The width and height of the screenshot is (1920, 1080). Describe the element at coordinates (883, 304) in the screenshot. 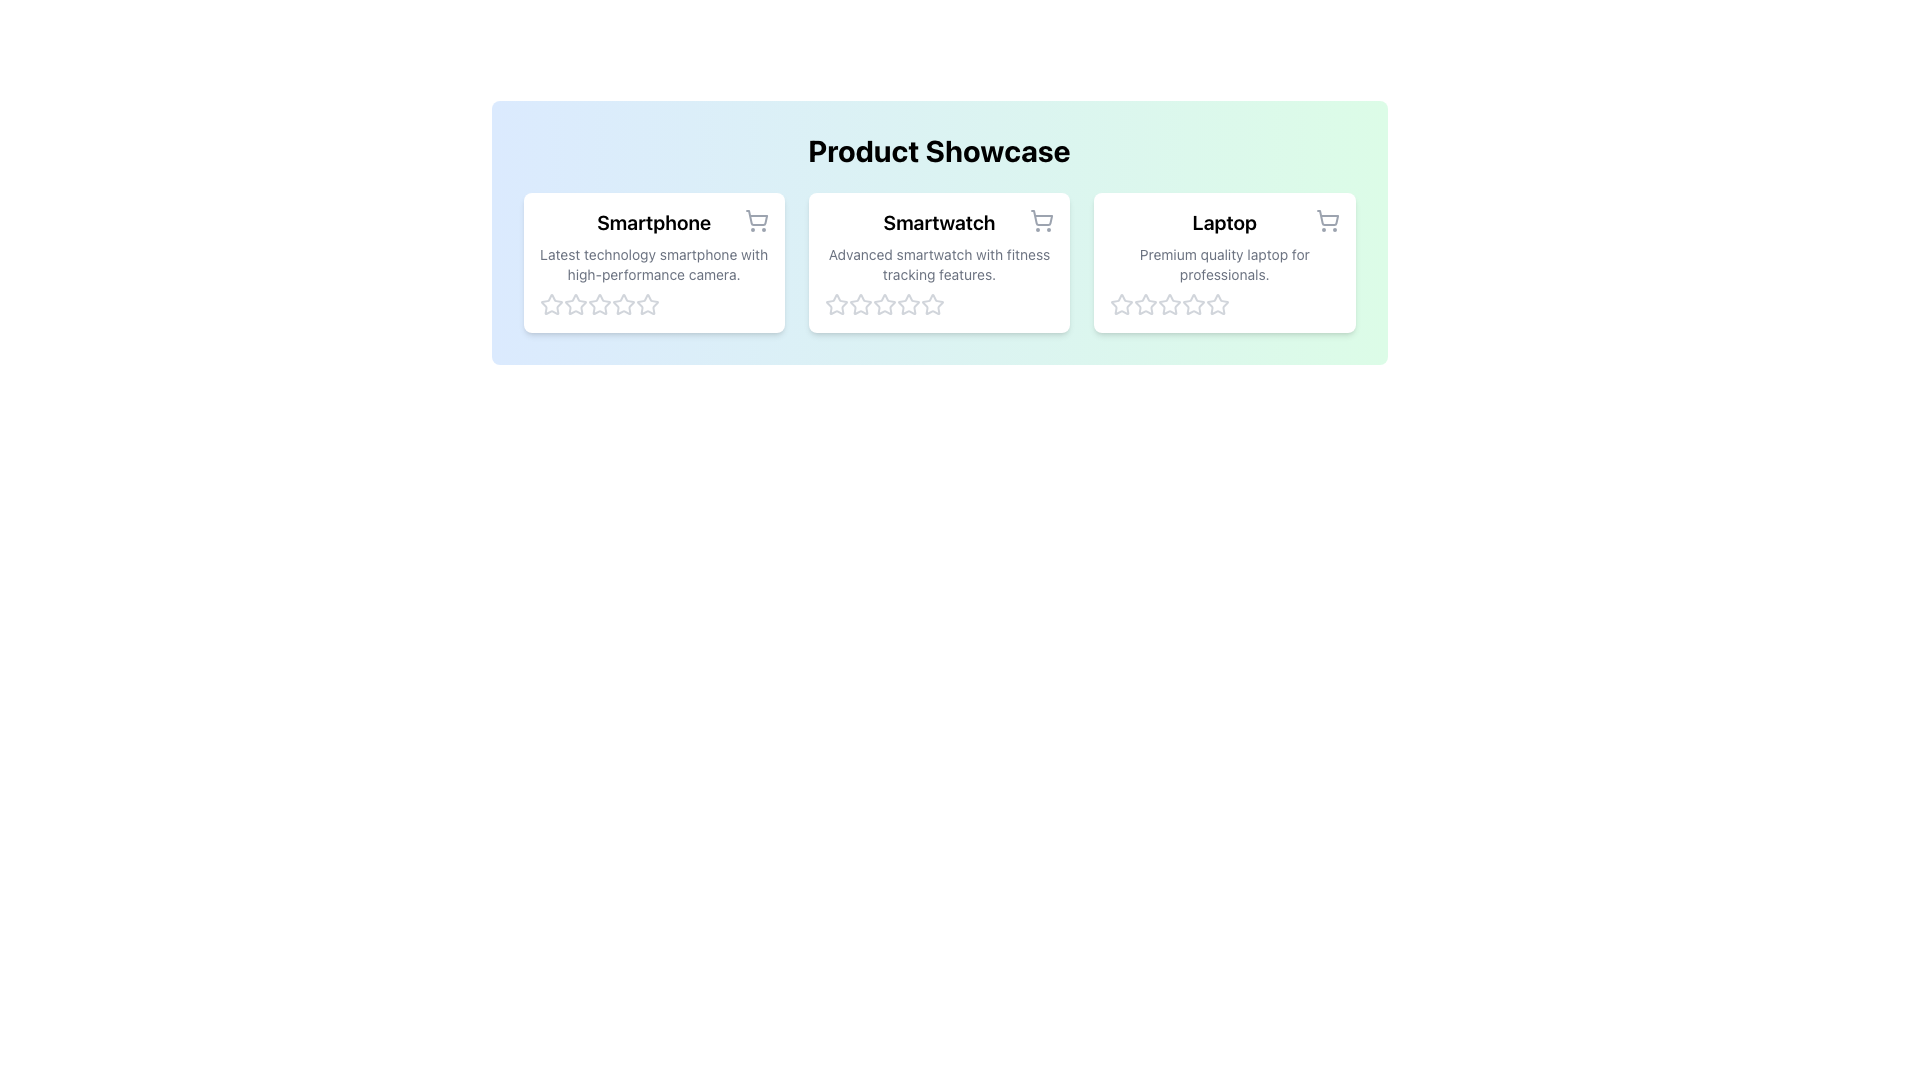

I see `the third star icon in the five-star rating system for the 'Smartwatch' product, which allows the user to select a 3-star rating` at that location.